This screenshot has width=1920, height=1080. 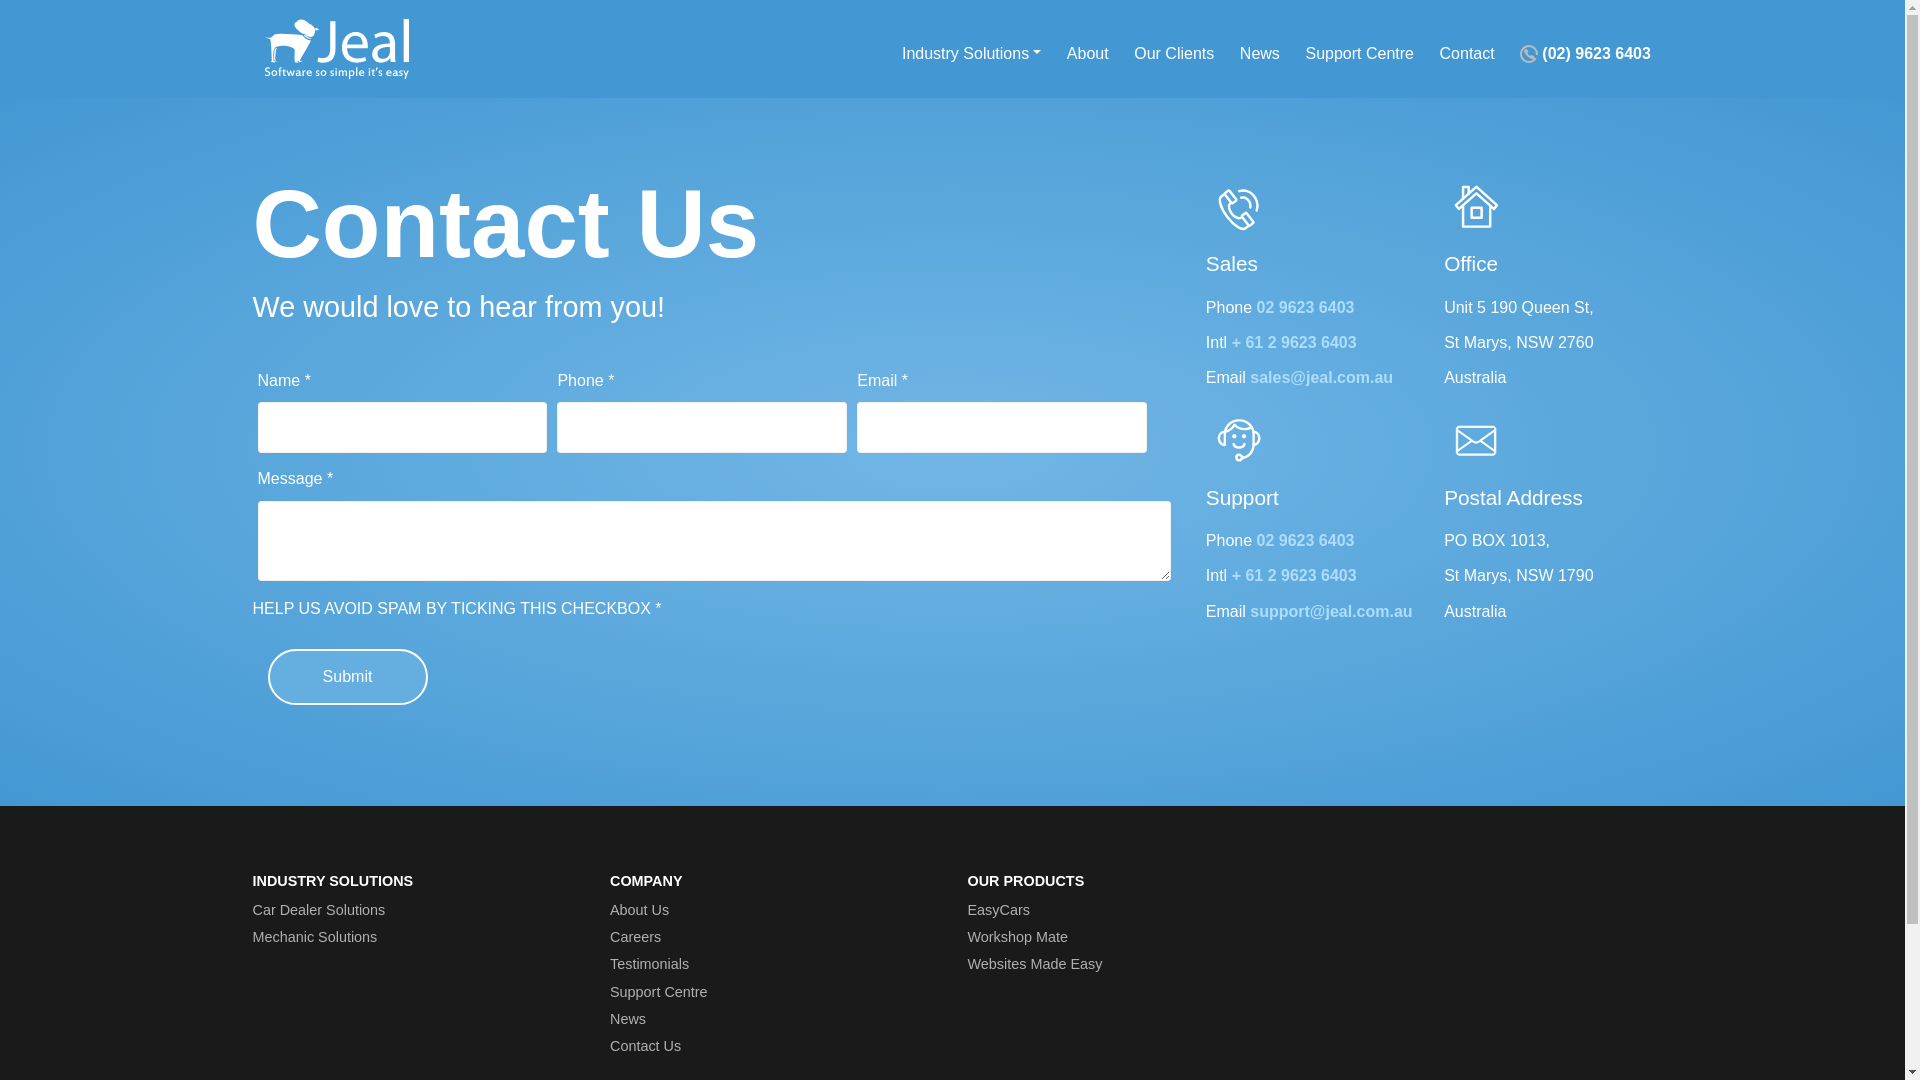 I want to click on 'sales@jeal.com.au', so click(x=1248, y=377).